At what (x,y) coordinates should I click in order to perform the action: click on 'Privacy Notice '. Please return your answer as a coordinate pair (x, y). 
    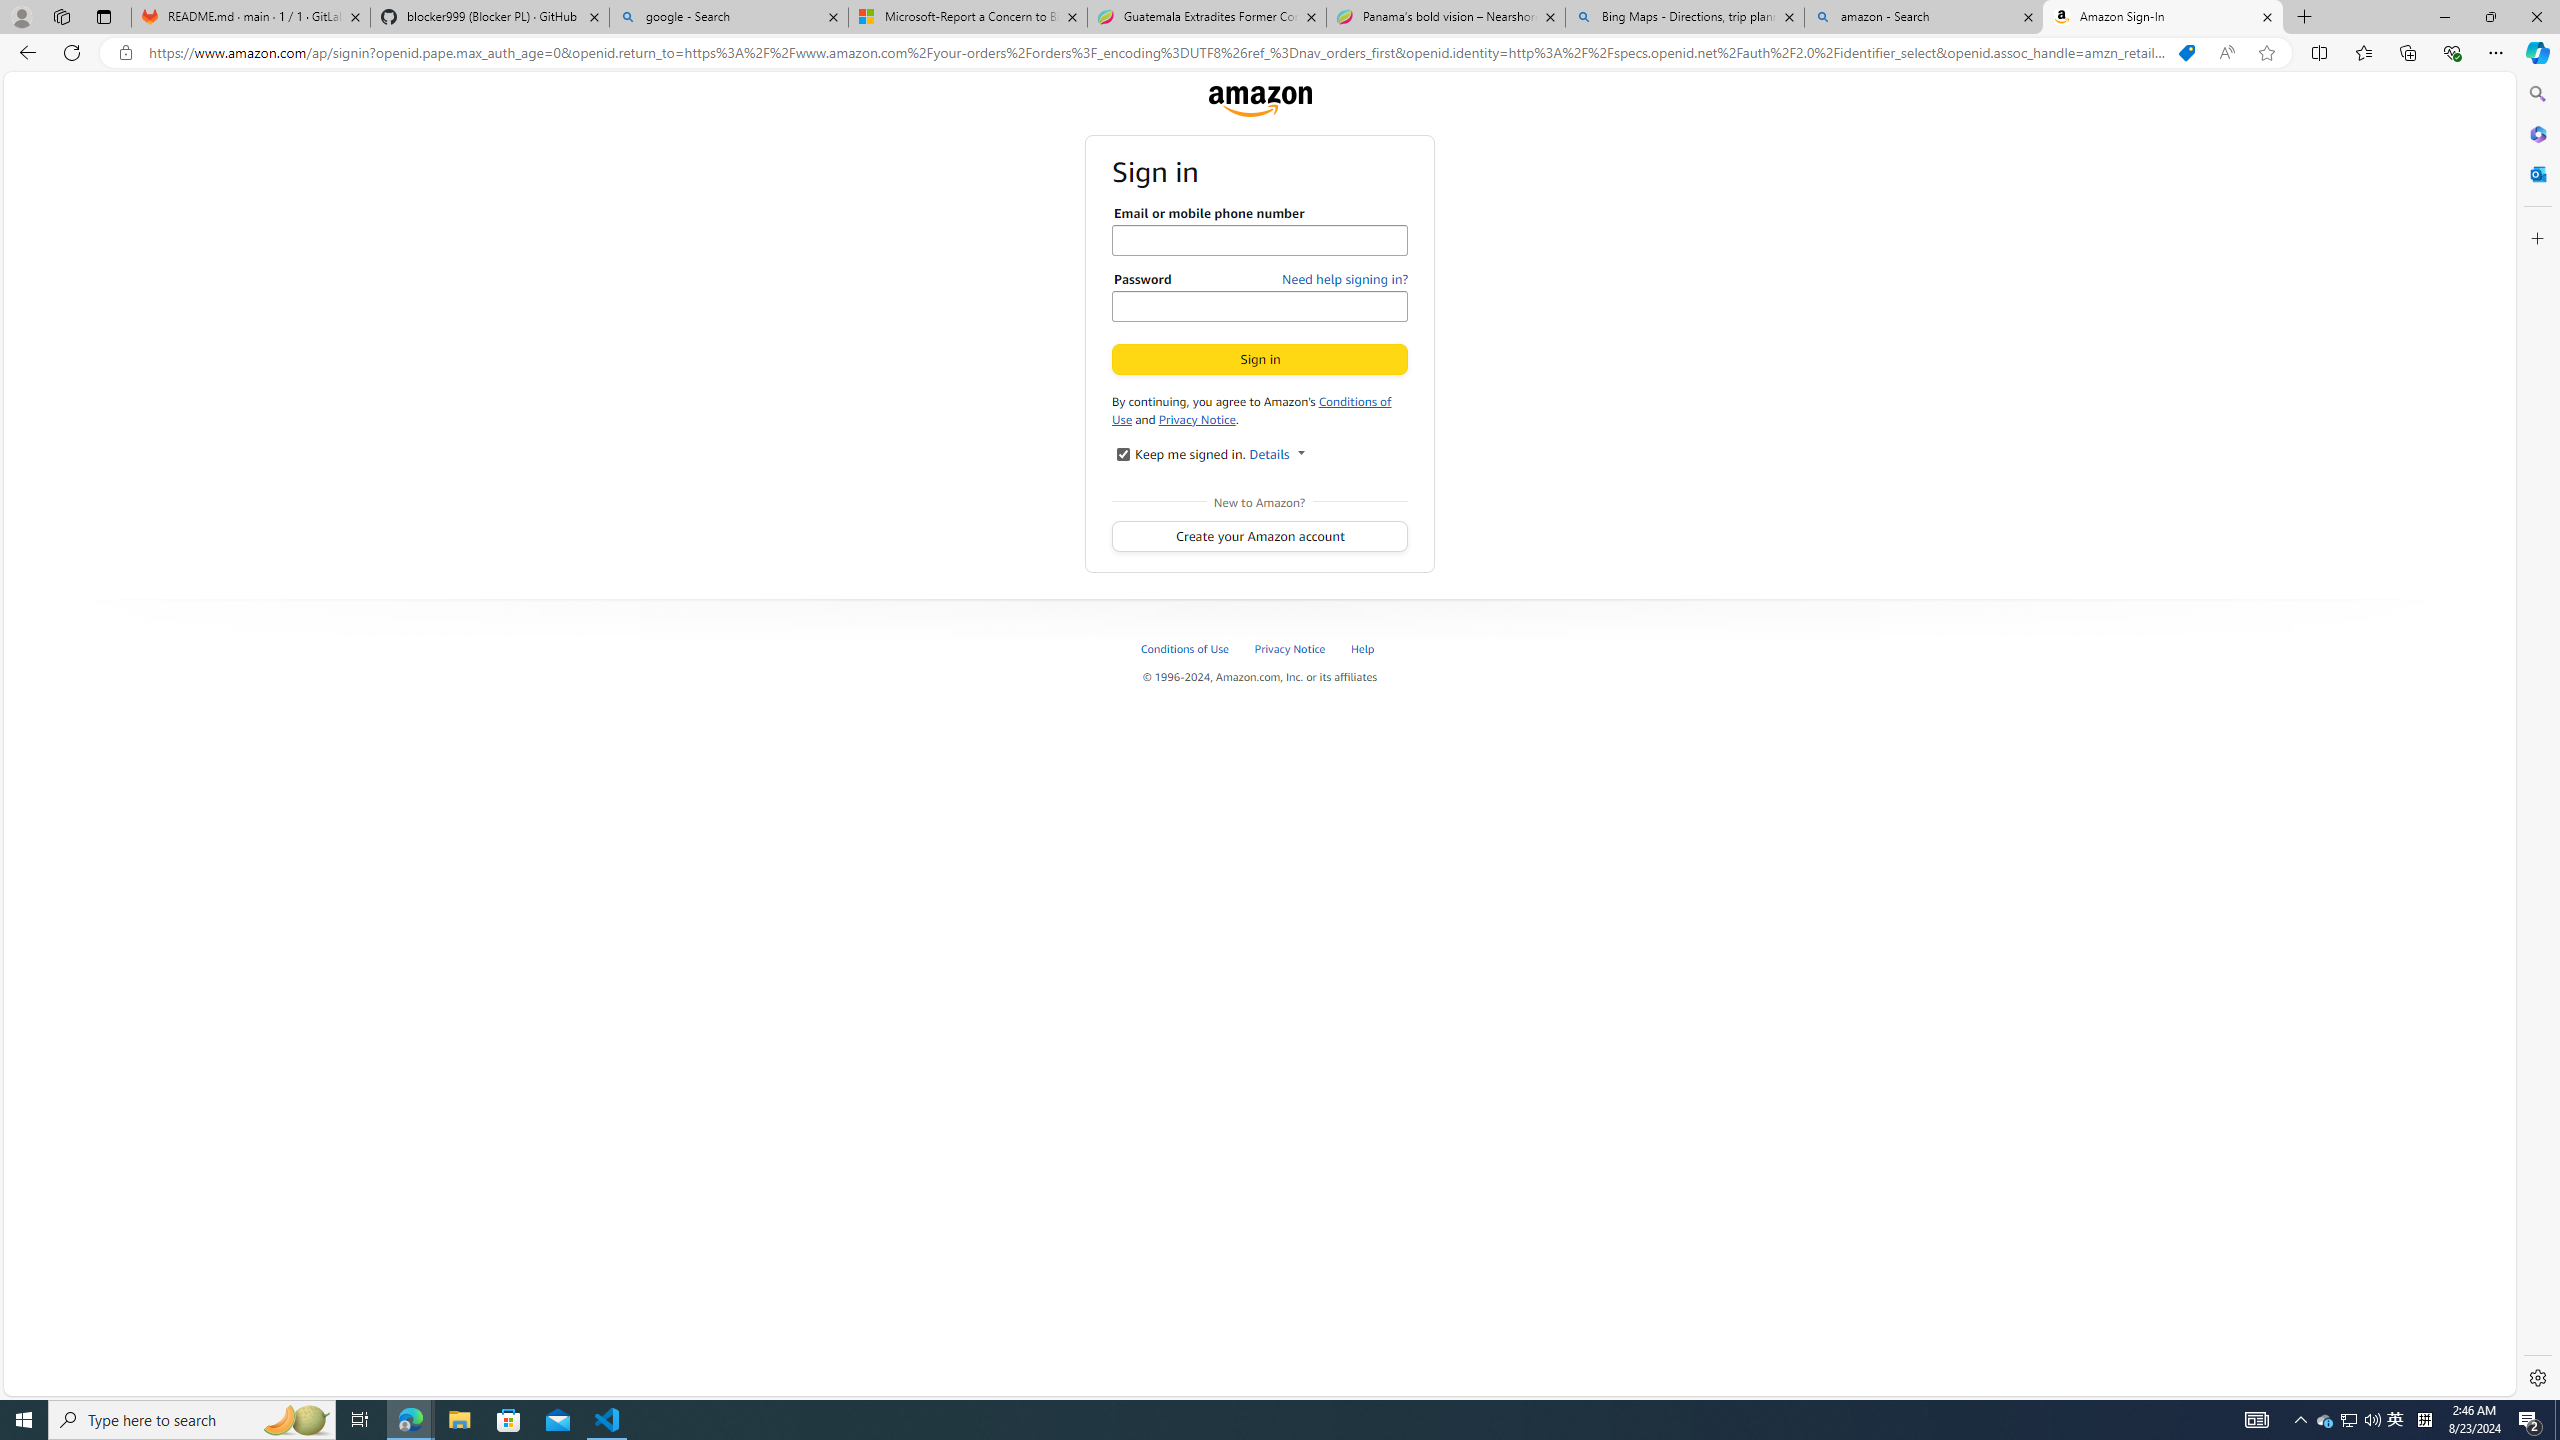
    Looking at the image, I should click on (1291, 647).